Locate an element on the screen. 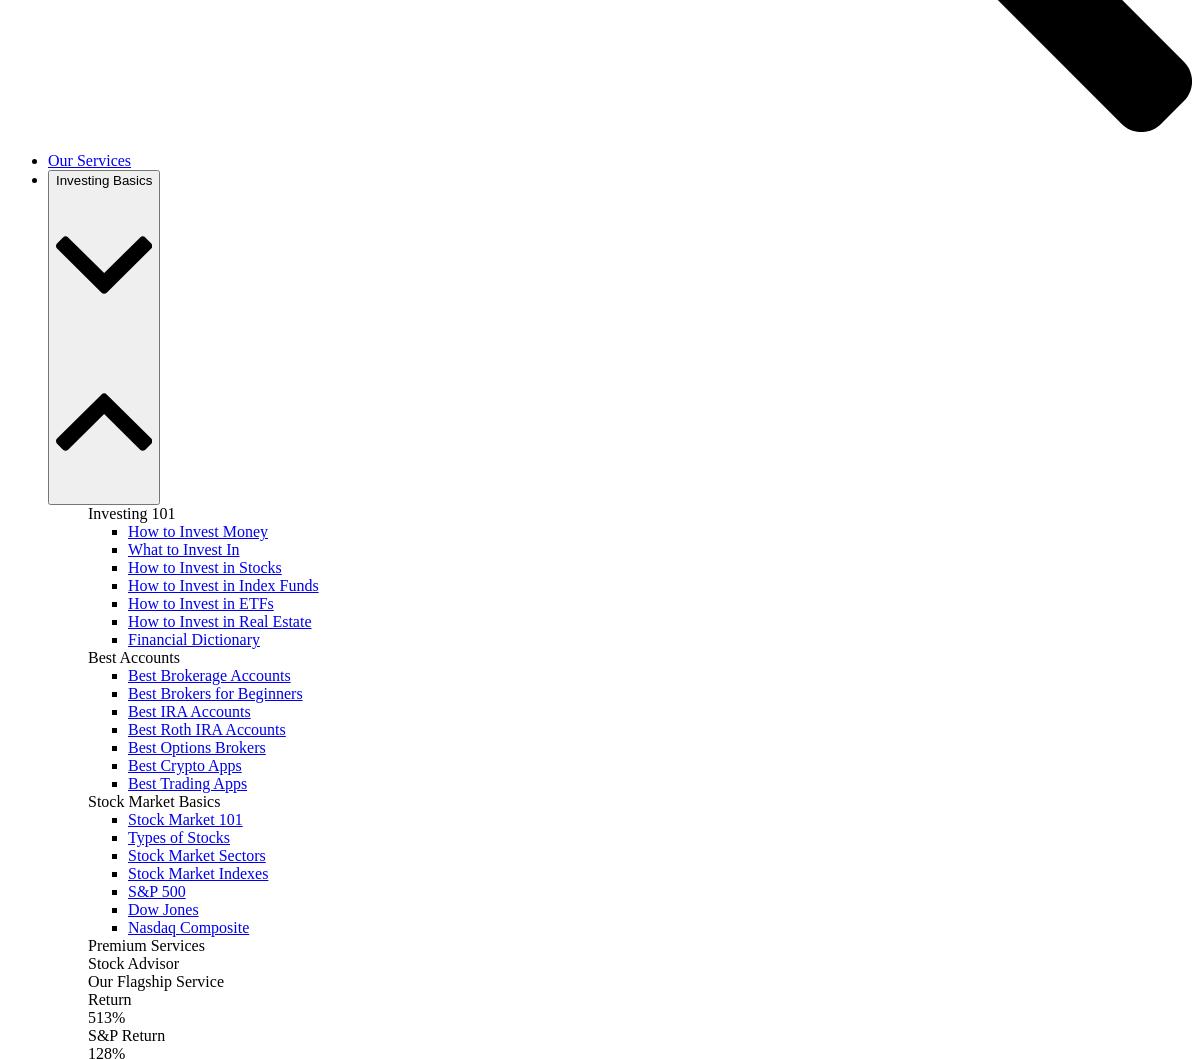 The height and width of the screenshot is (1059, 1200). 'Types of Stocks' is located at coordinates (177, 836).